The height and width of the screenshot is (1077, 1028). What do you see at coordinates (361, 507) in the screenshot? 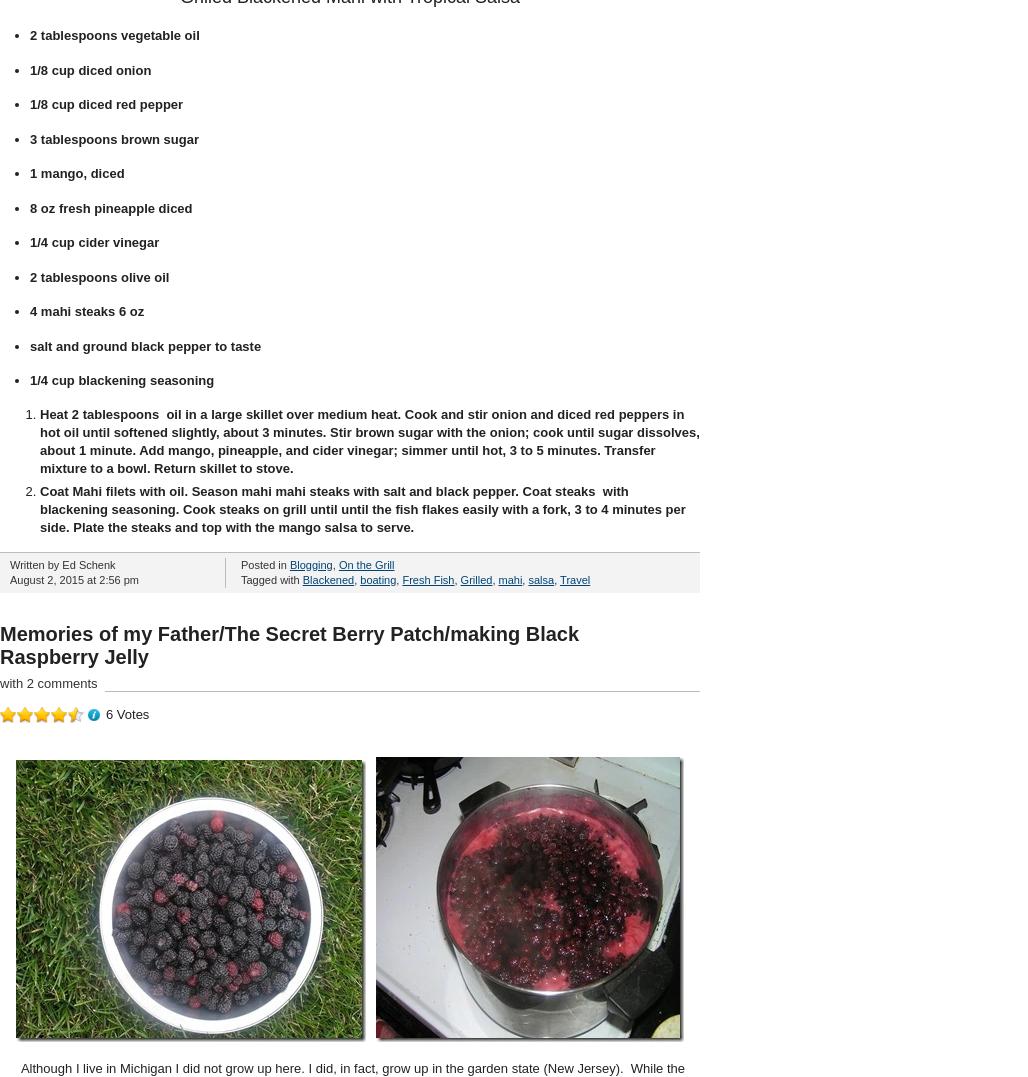
I see `'Coat Mahi filets with oil. Season mahi mahi steaks with salt and black pepper. Coat steaks  with blackening seasoning. Cook steaks on grill until until the fish flakes easily with a fork, 3 to 4 minutes per side. Plate the steaks and top with the mango salsa to serve.'` at bounding box center [361, 507].